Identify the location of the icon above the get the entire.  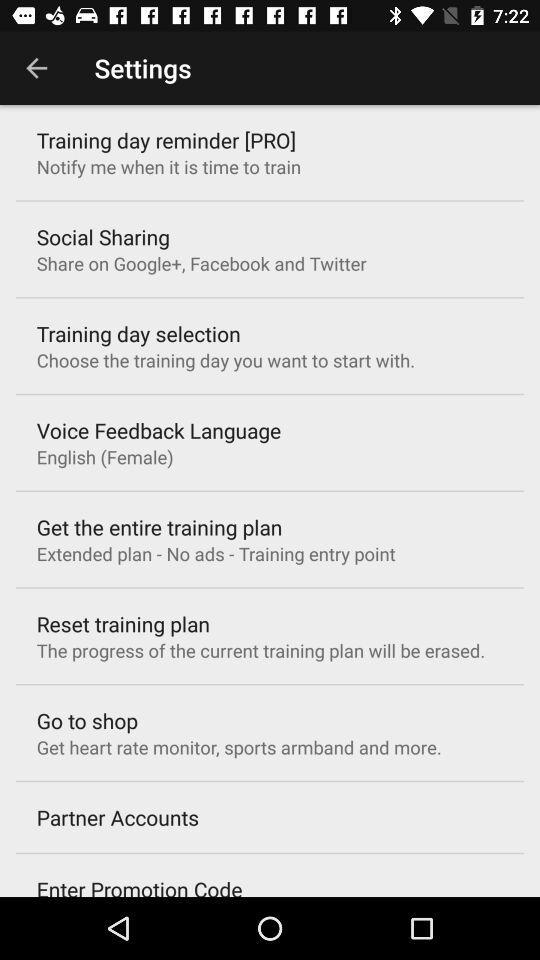
(105, 457).